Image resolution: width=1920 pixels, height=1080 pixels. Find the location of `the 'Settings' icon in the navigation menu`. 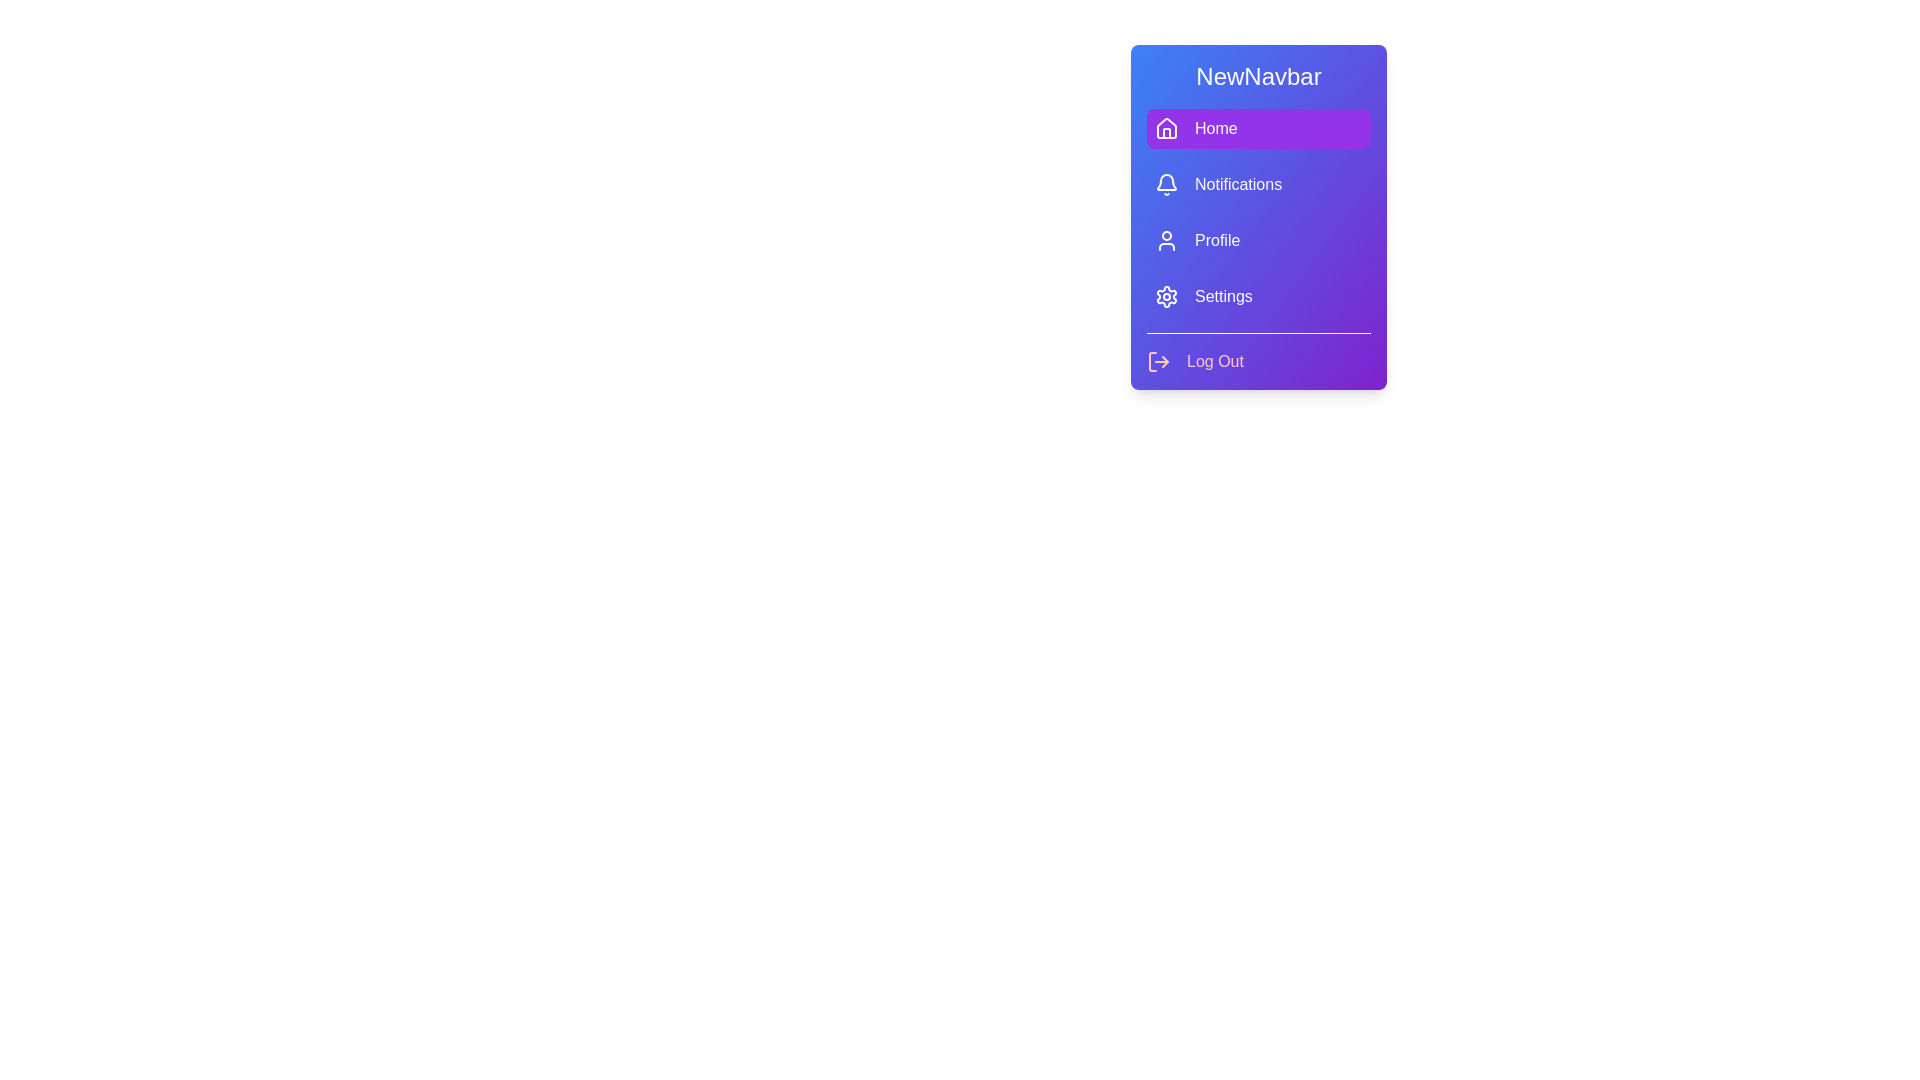

the 'Settings' icon in the navigation menu is located at coordinates (1166, 297).